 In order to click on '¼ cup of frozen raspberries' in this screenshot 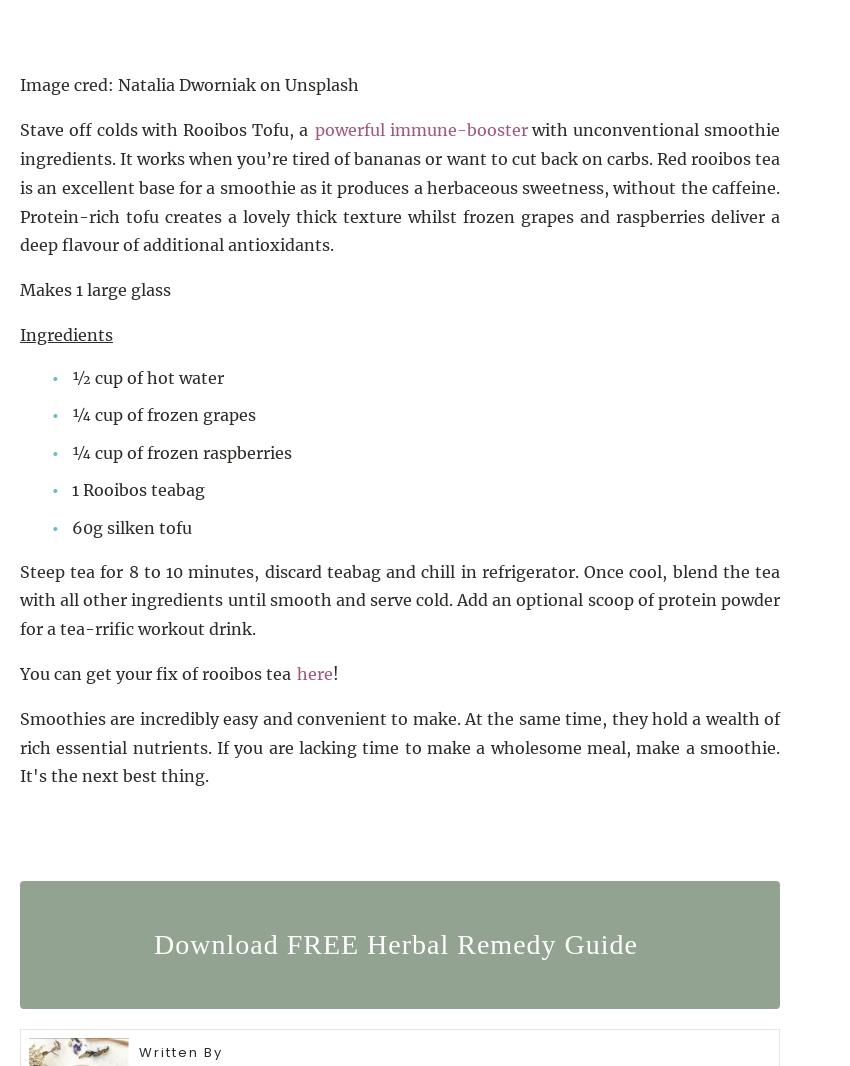, I will do `click(71, 451)`.